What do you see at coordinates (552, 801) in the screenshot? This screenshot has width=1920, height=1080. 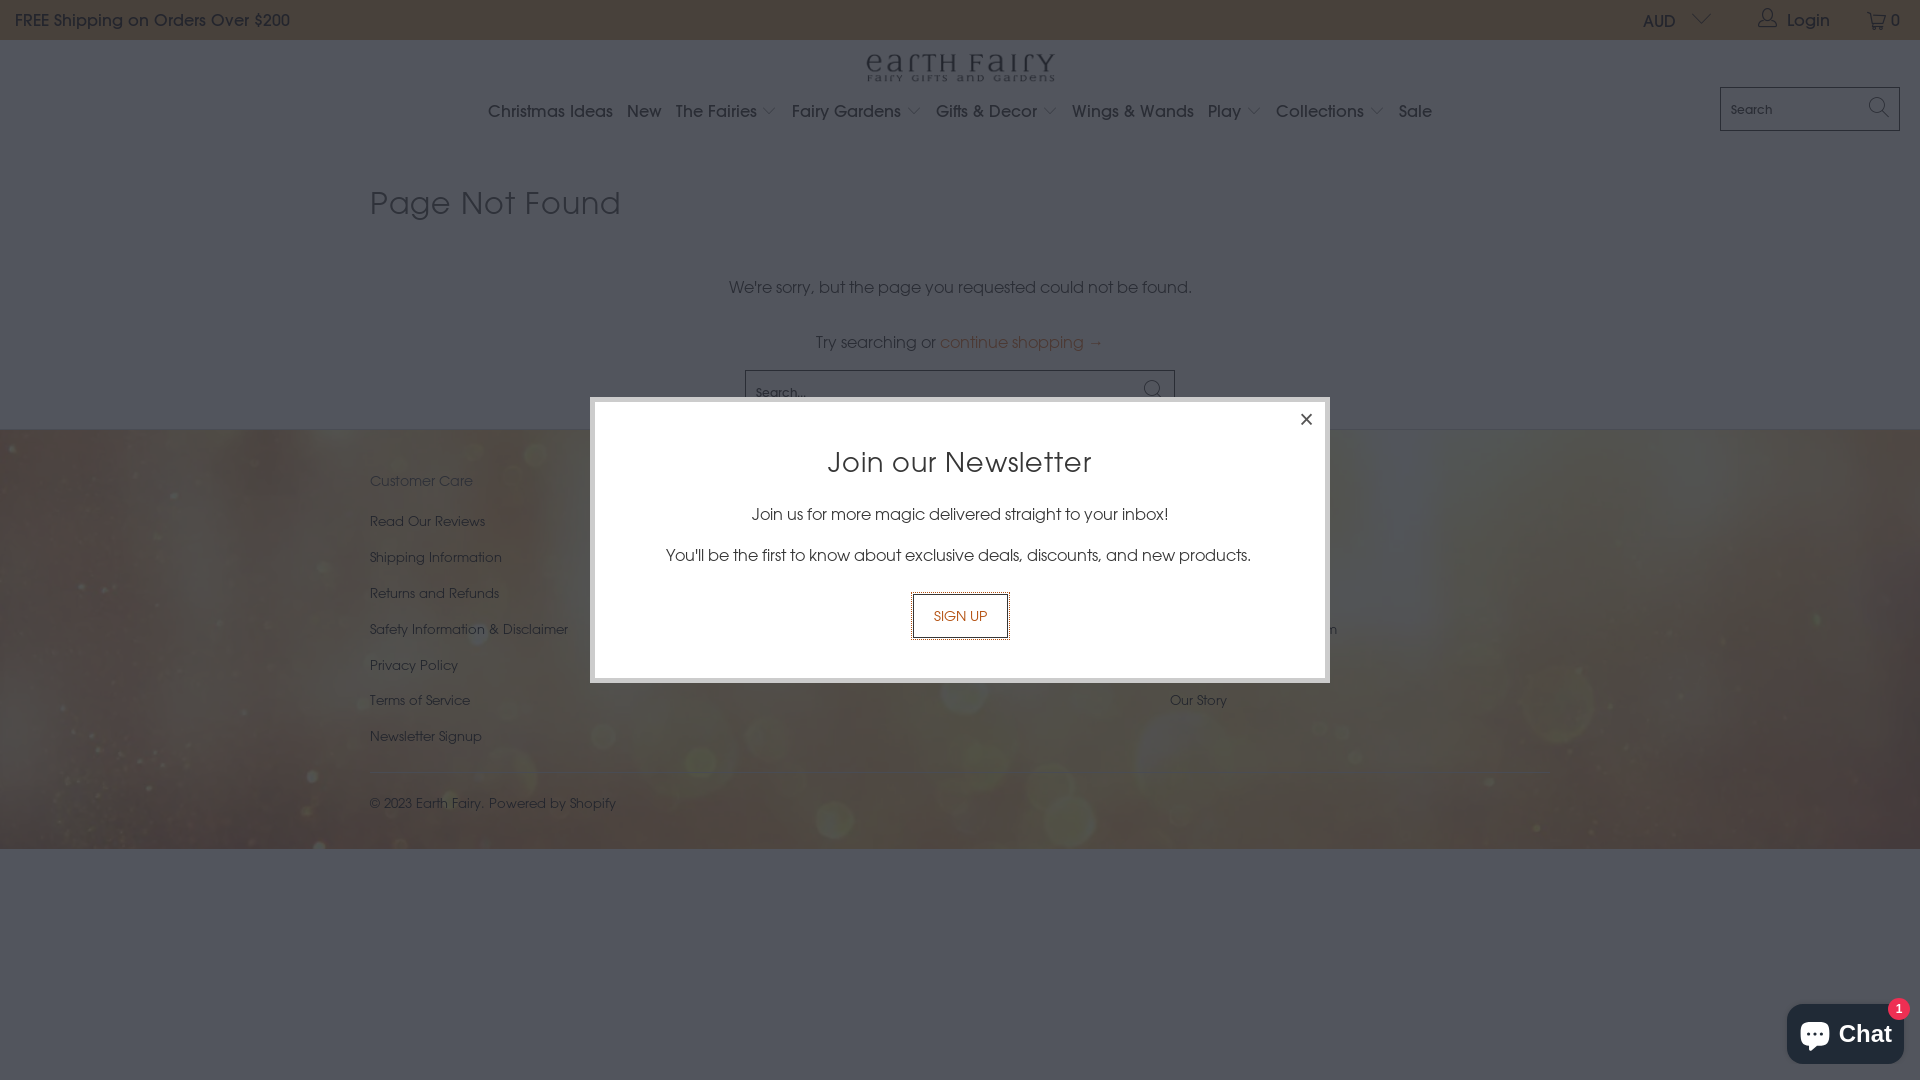 I see `'Powered by Shopify'` at bounding box center [552, 801].